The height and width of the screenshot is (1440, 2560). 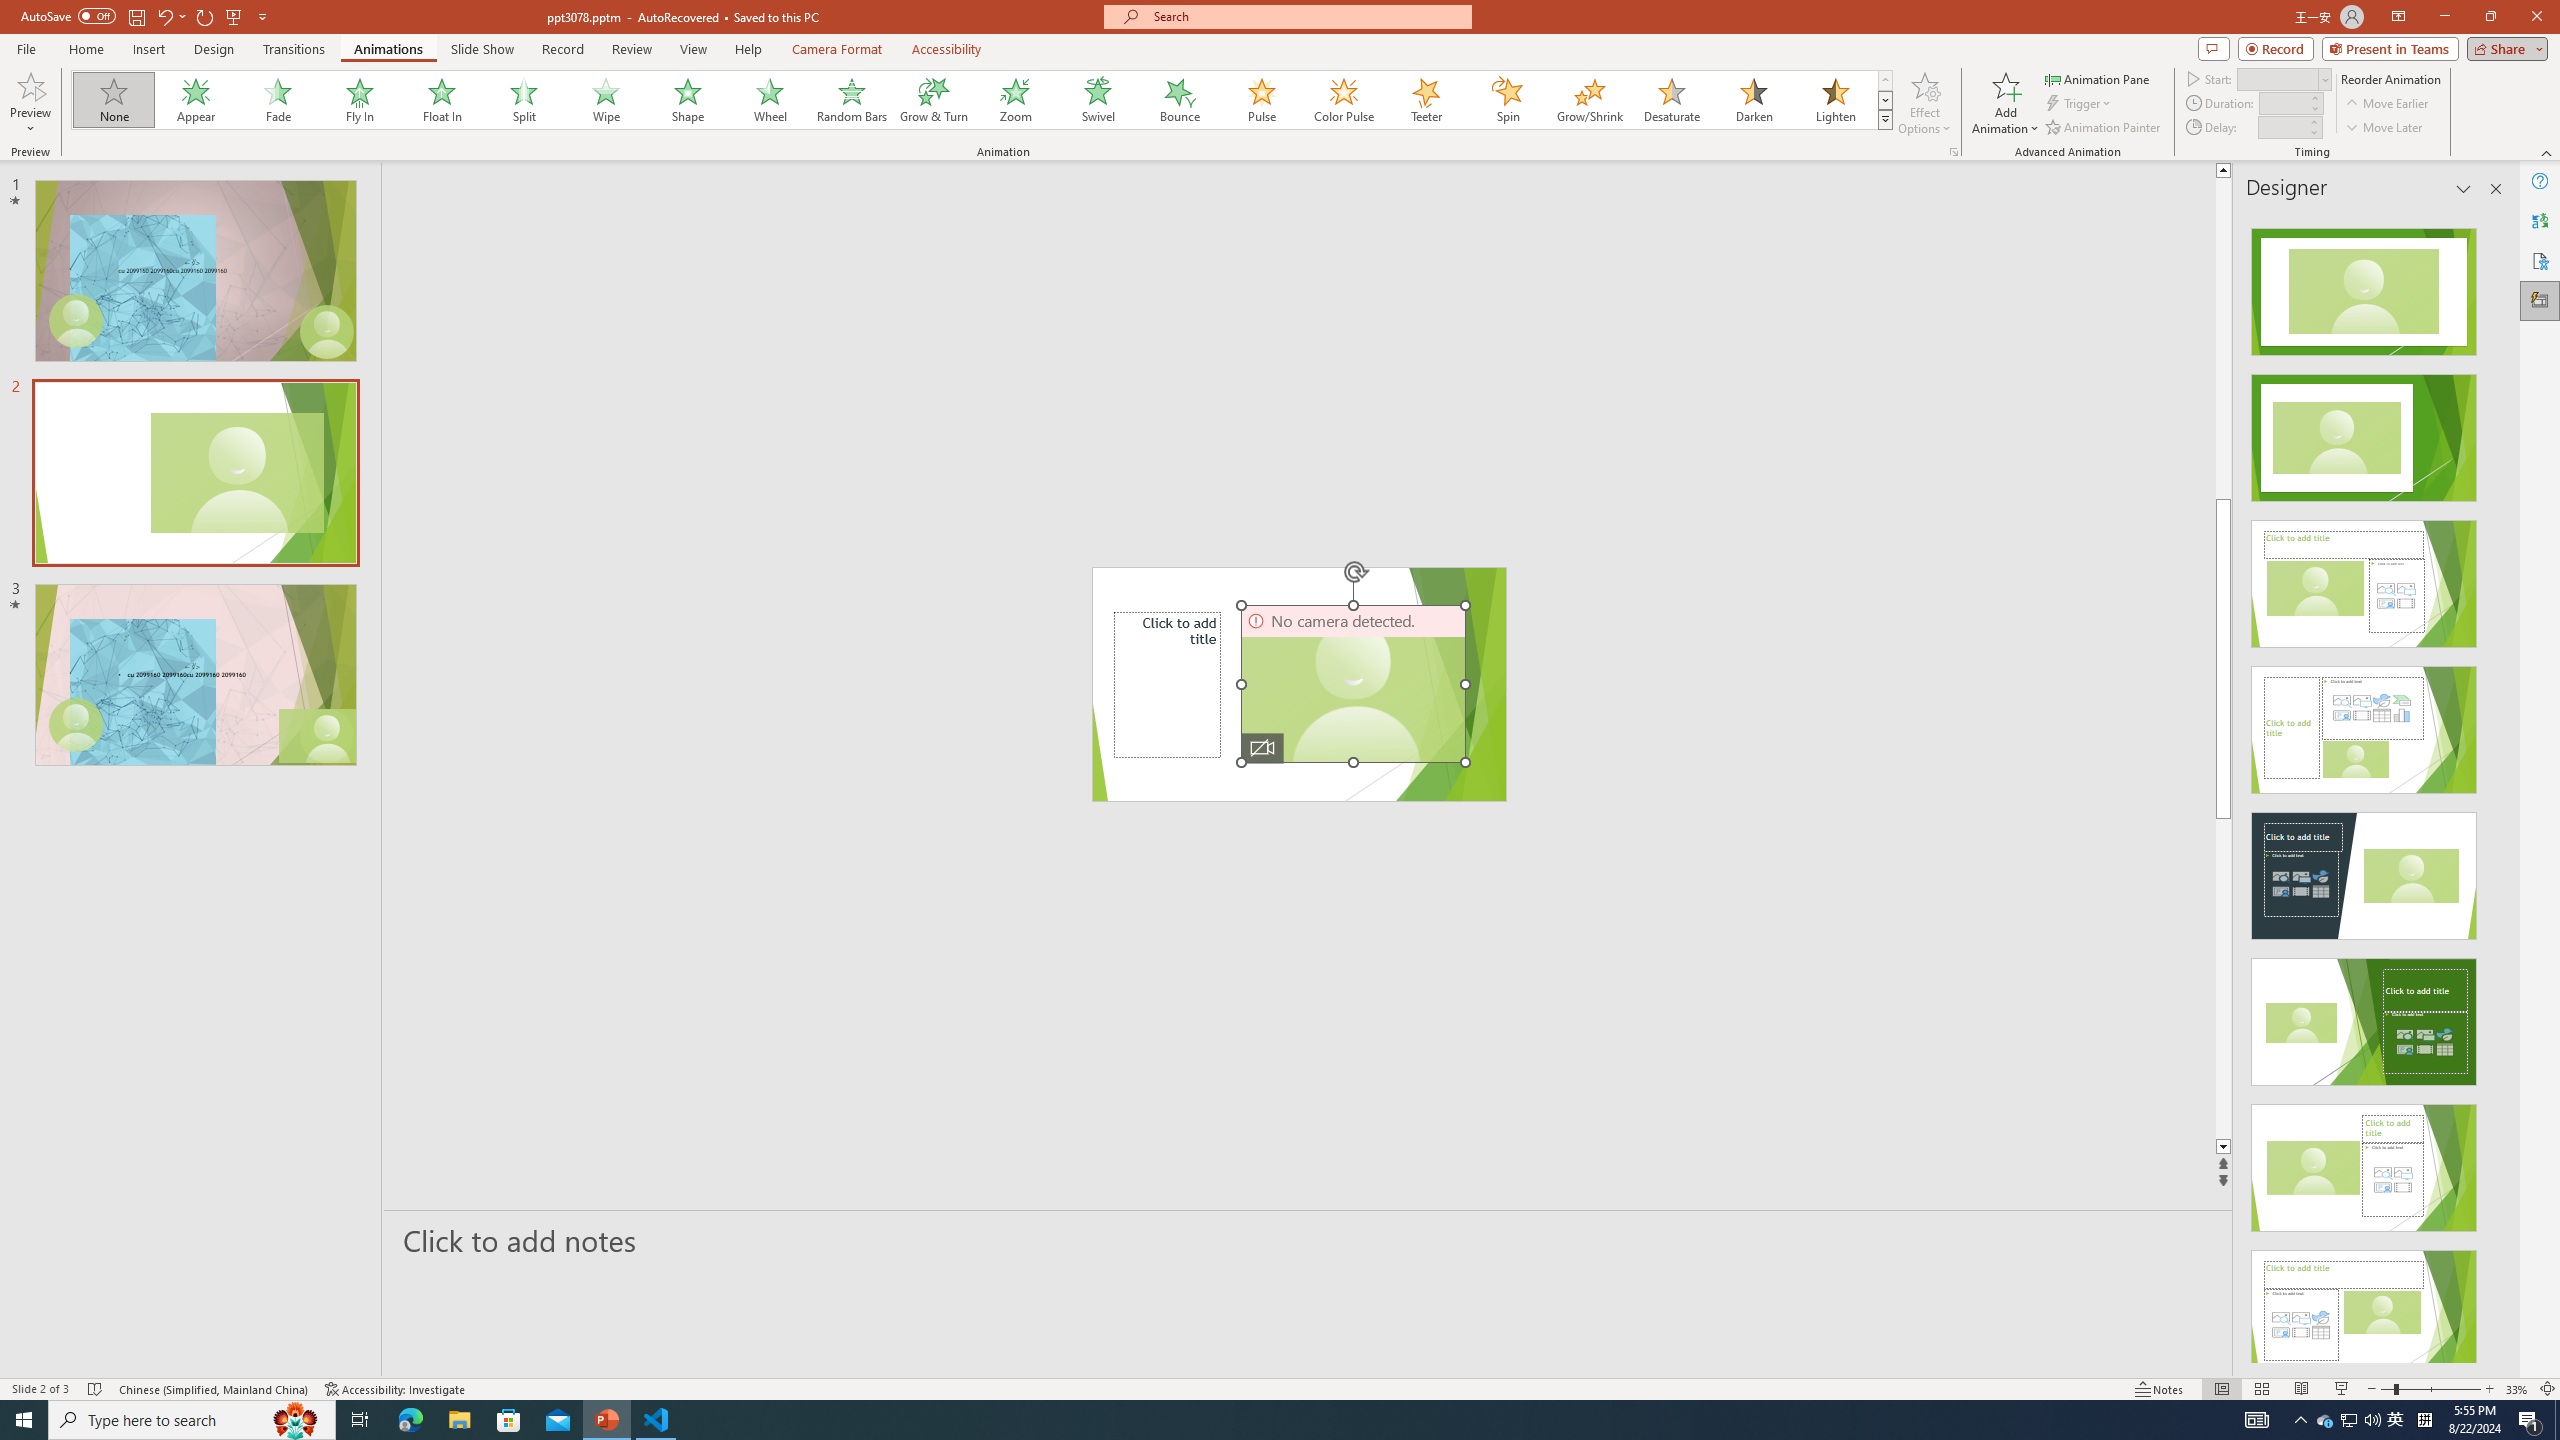 What do you see at coordinates (1589, 99) in the screenshot?
I see `'Grow/Shrink'` at bounding box center [1589, 99].